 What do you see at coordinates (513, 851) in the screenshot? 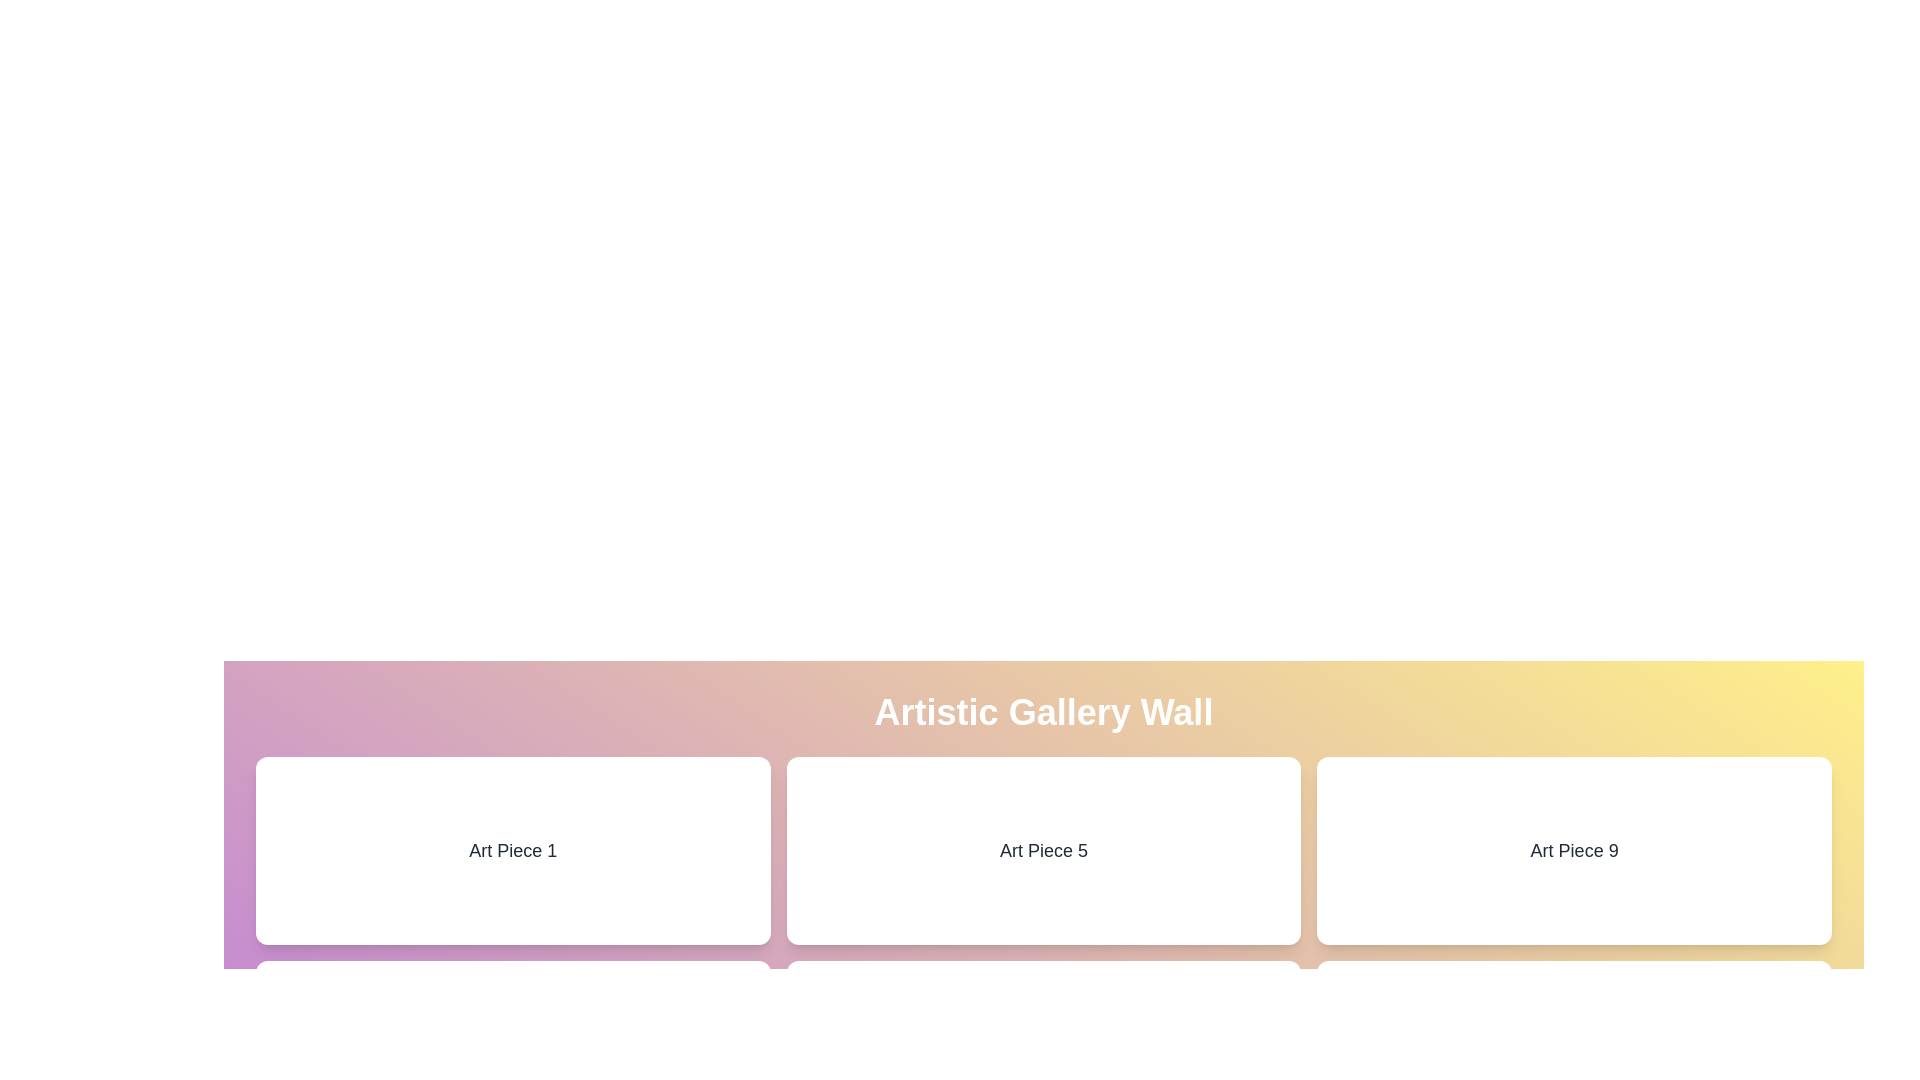
I see `the first art display card located in the top left corner of the grid layout` at bounding box center [513, 851].